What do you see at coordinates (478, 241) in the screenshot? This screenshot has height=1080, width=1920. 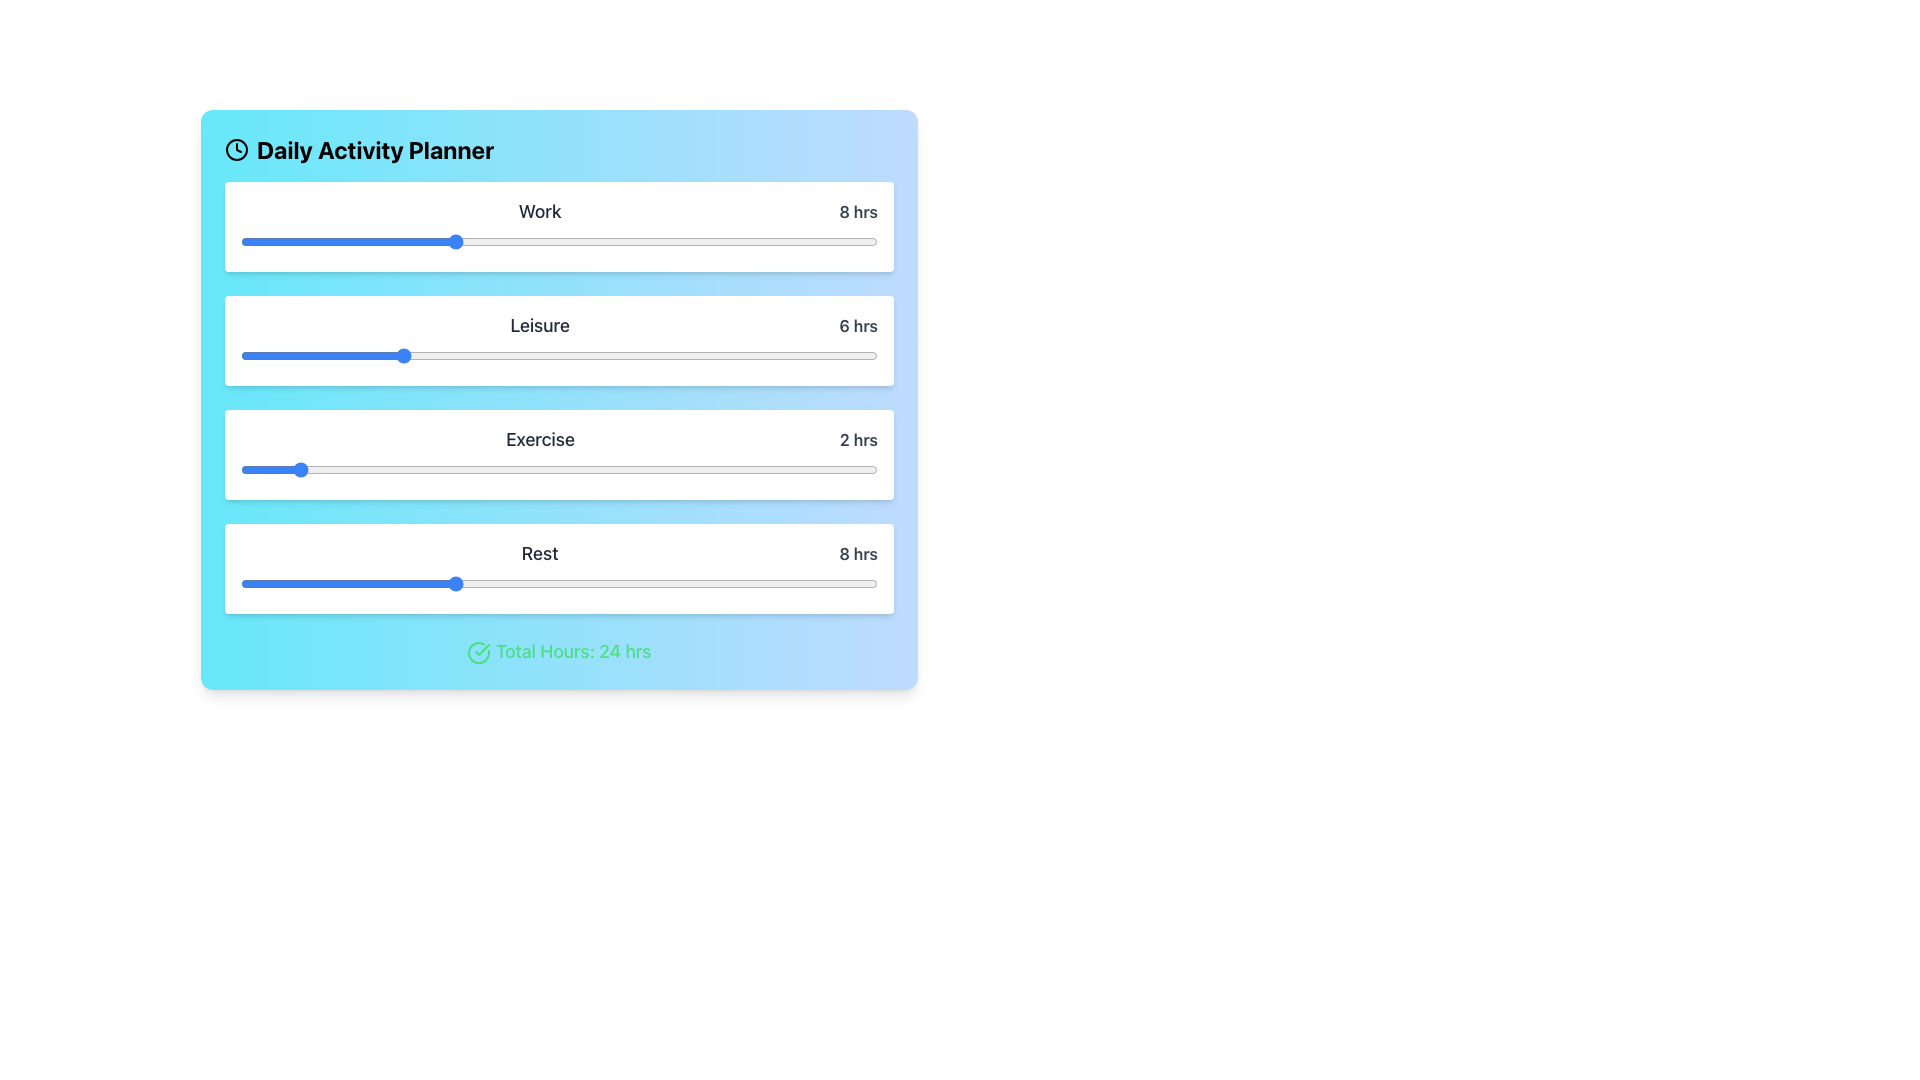 I see `work hours` at bounding box center [478, 241].